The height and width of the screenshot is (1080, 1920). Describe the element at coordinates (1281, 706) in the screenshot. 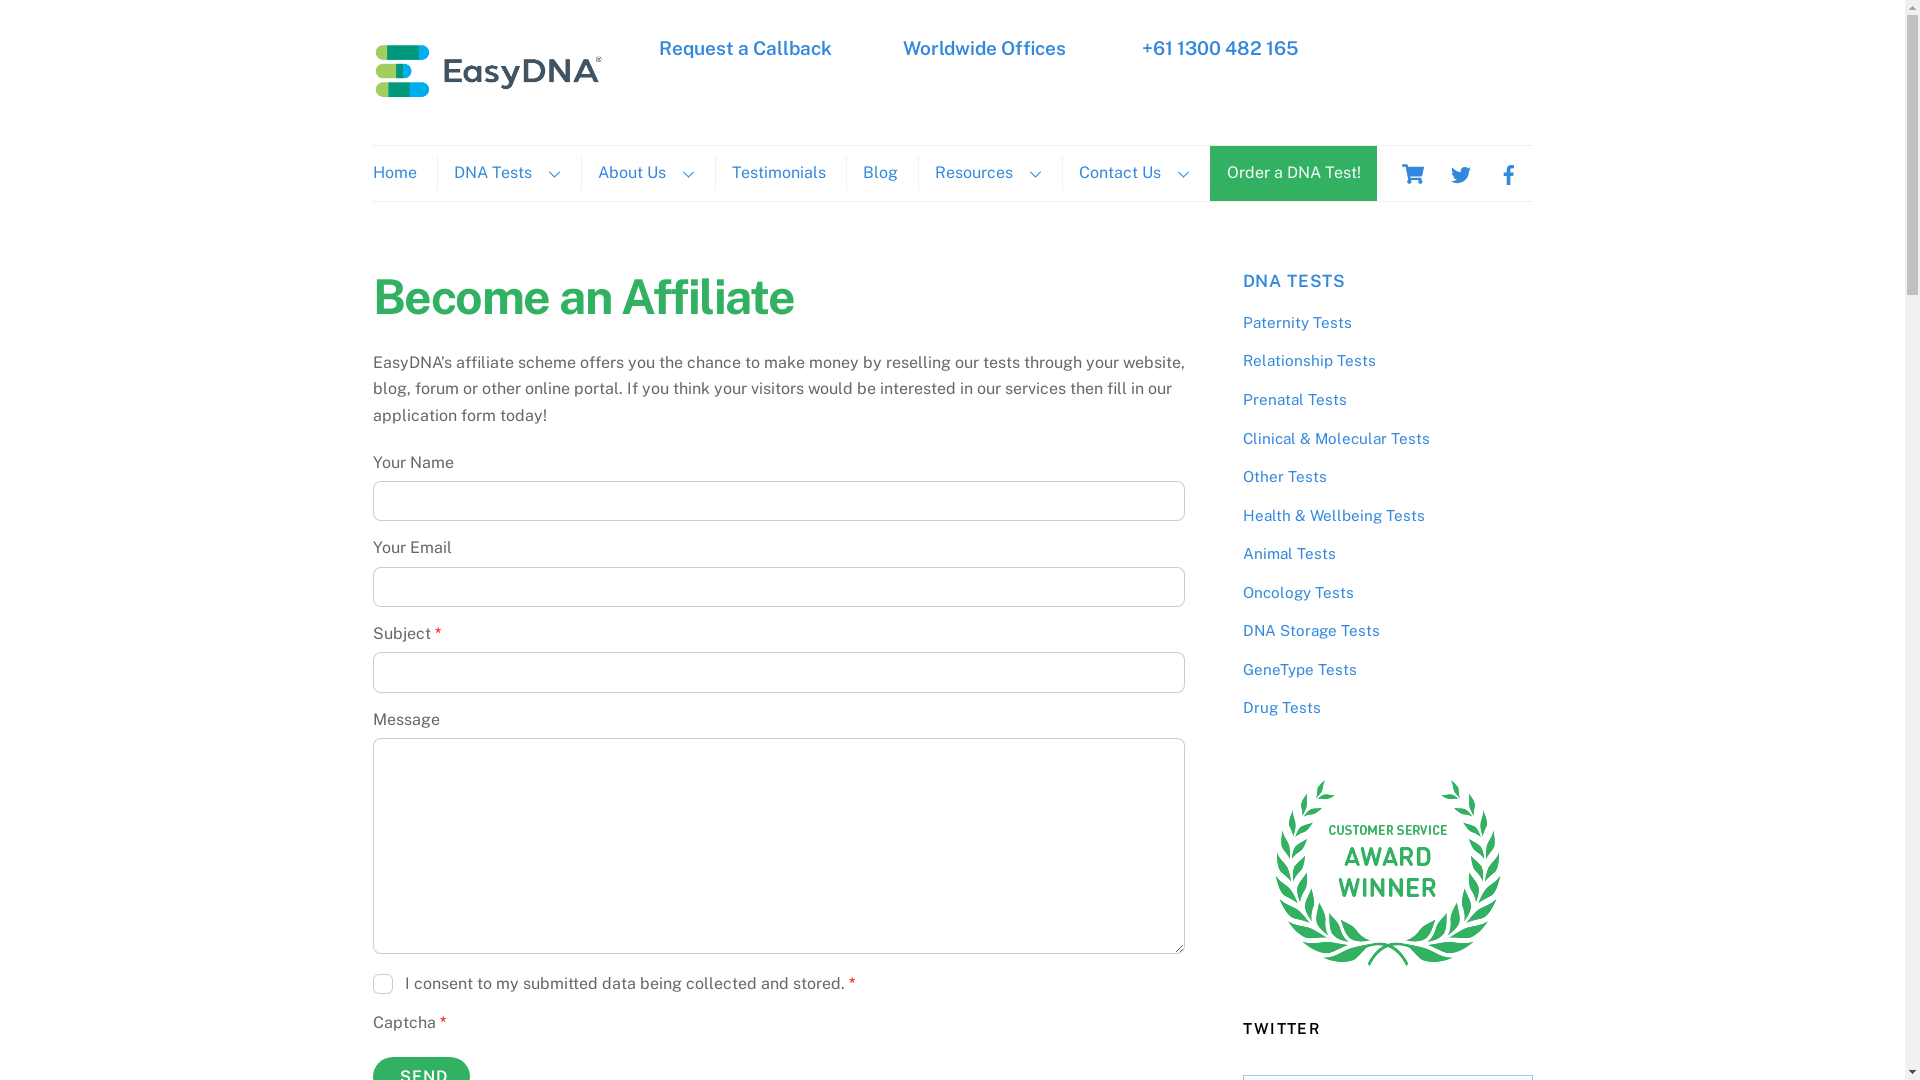

I see `'Drug Tests'` at that location.